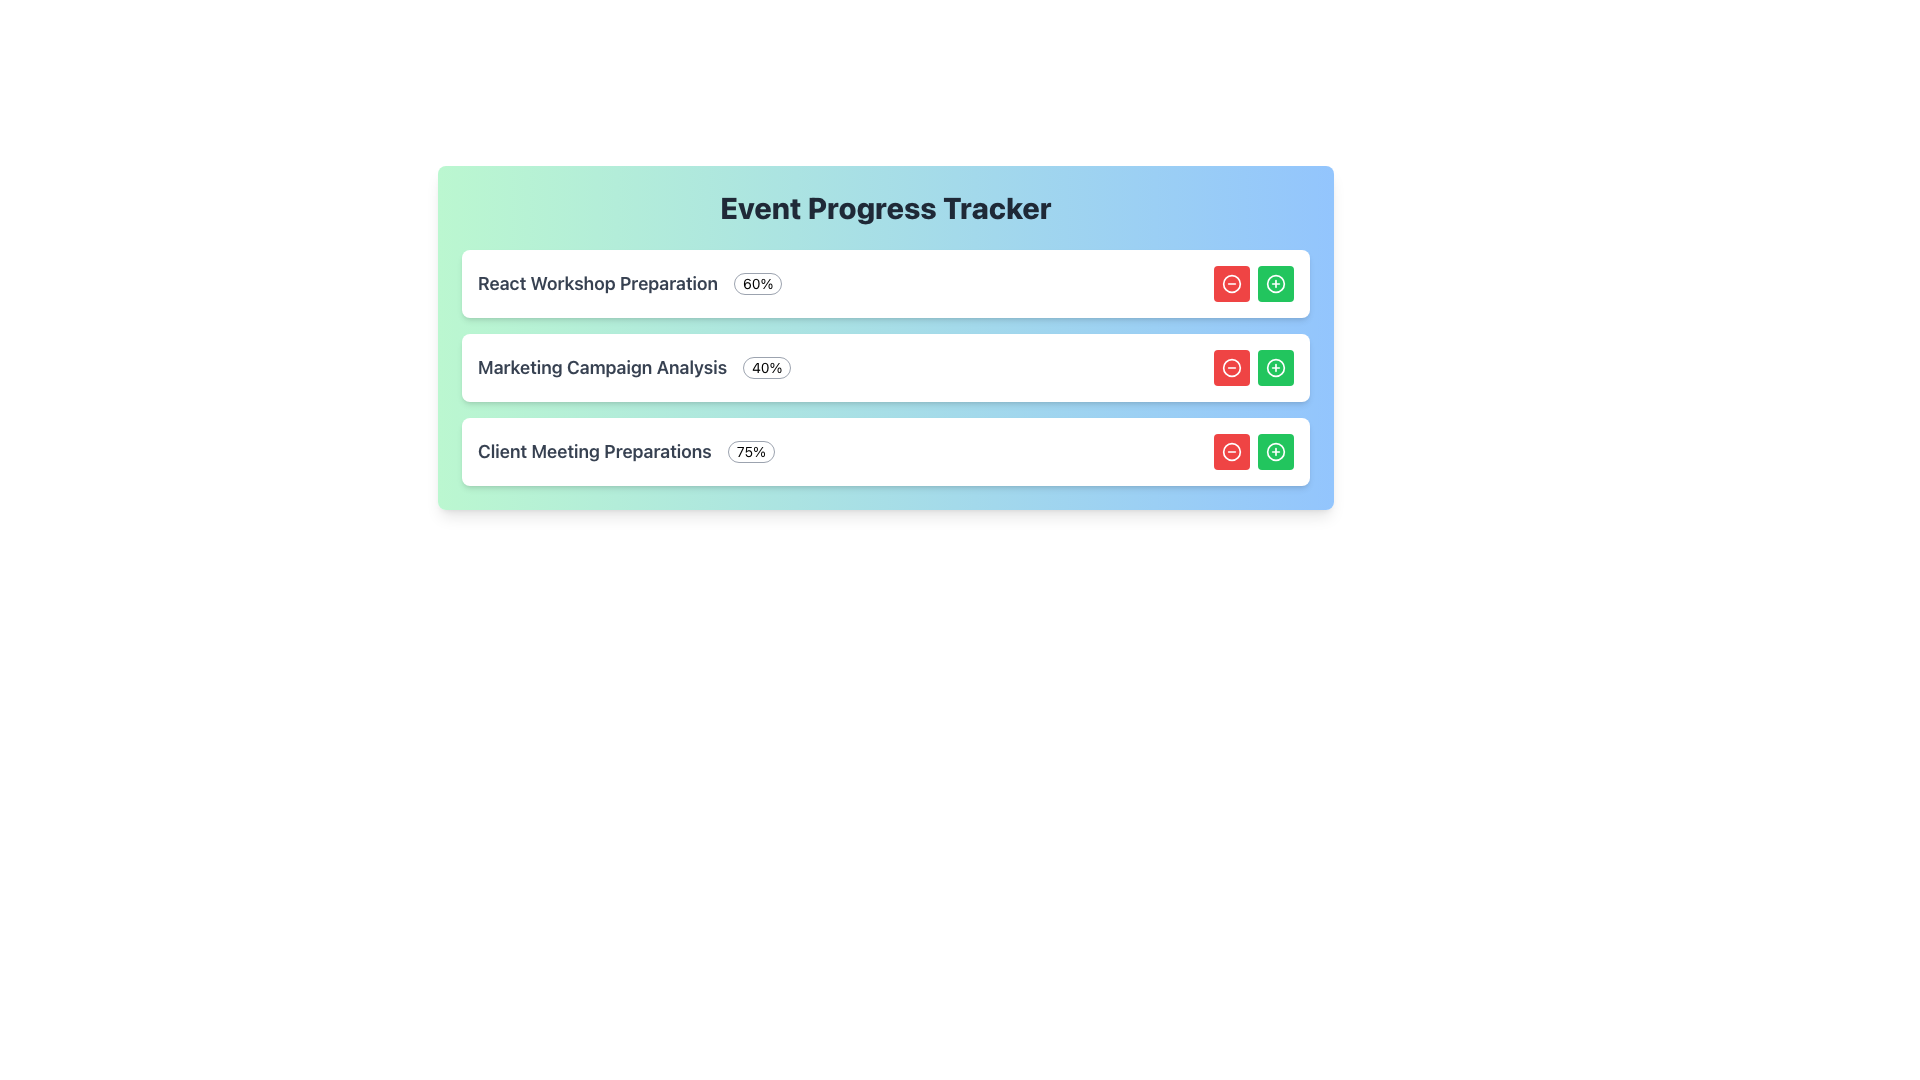  Describe the element at coordinates (1231, 451) in the screenshot. I see `the decrement button located in the rightmost section of the first row of items` at that location.